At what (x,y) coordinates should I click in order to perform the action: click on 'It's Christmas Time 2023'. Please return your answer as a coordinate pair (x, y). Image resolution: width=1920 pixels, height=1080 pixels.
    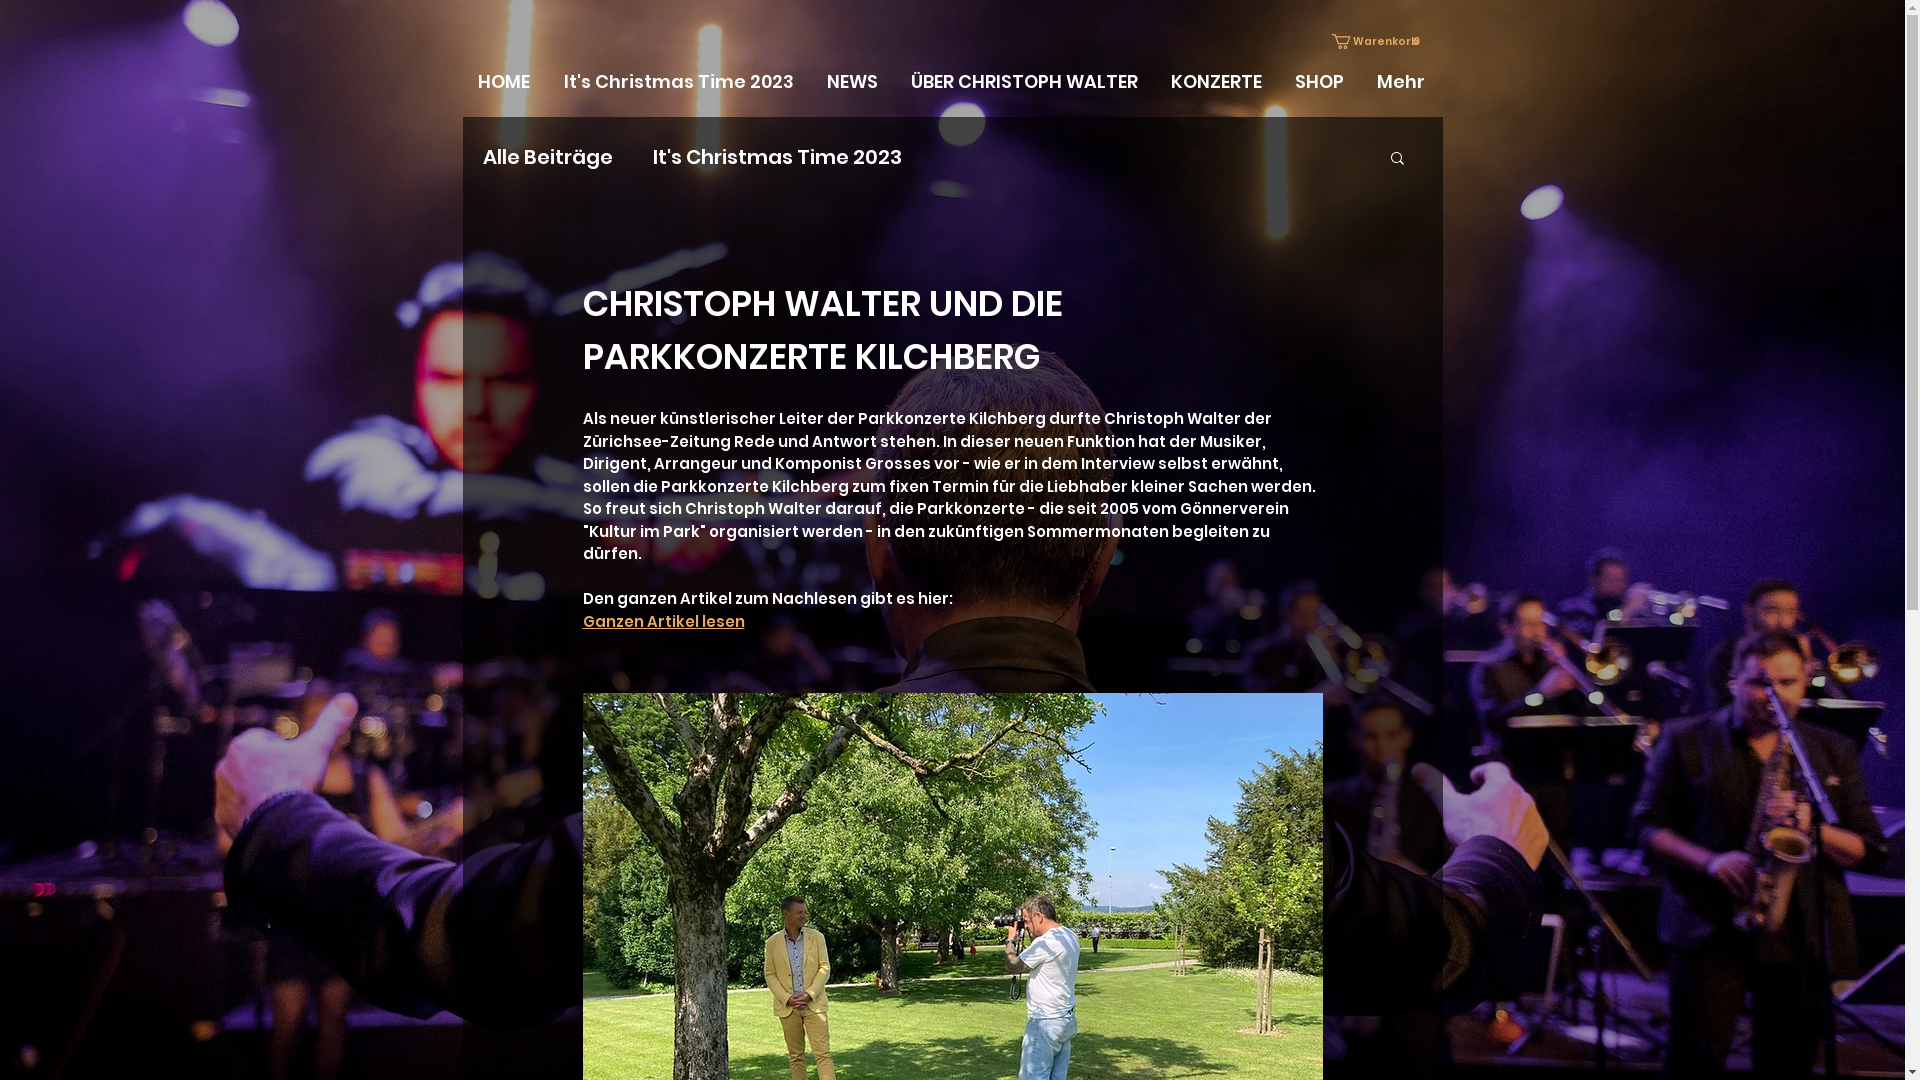
    Looking at the image, I should click on (652, 156).